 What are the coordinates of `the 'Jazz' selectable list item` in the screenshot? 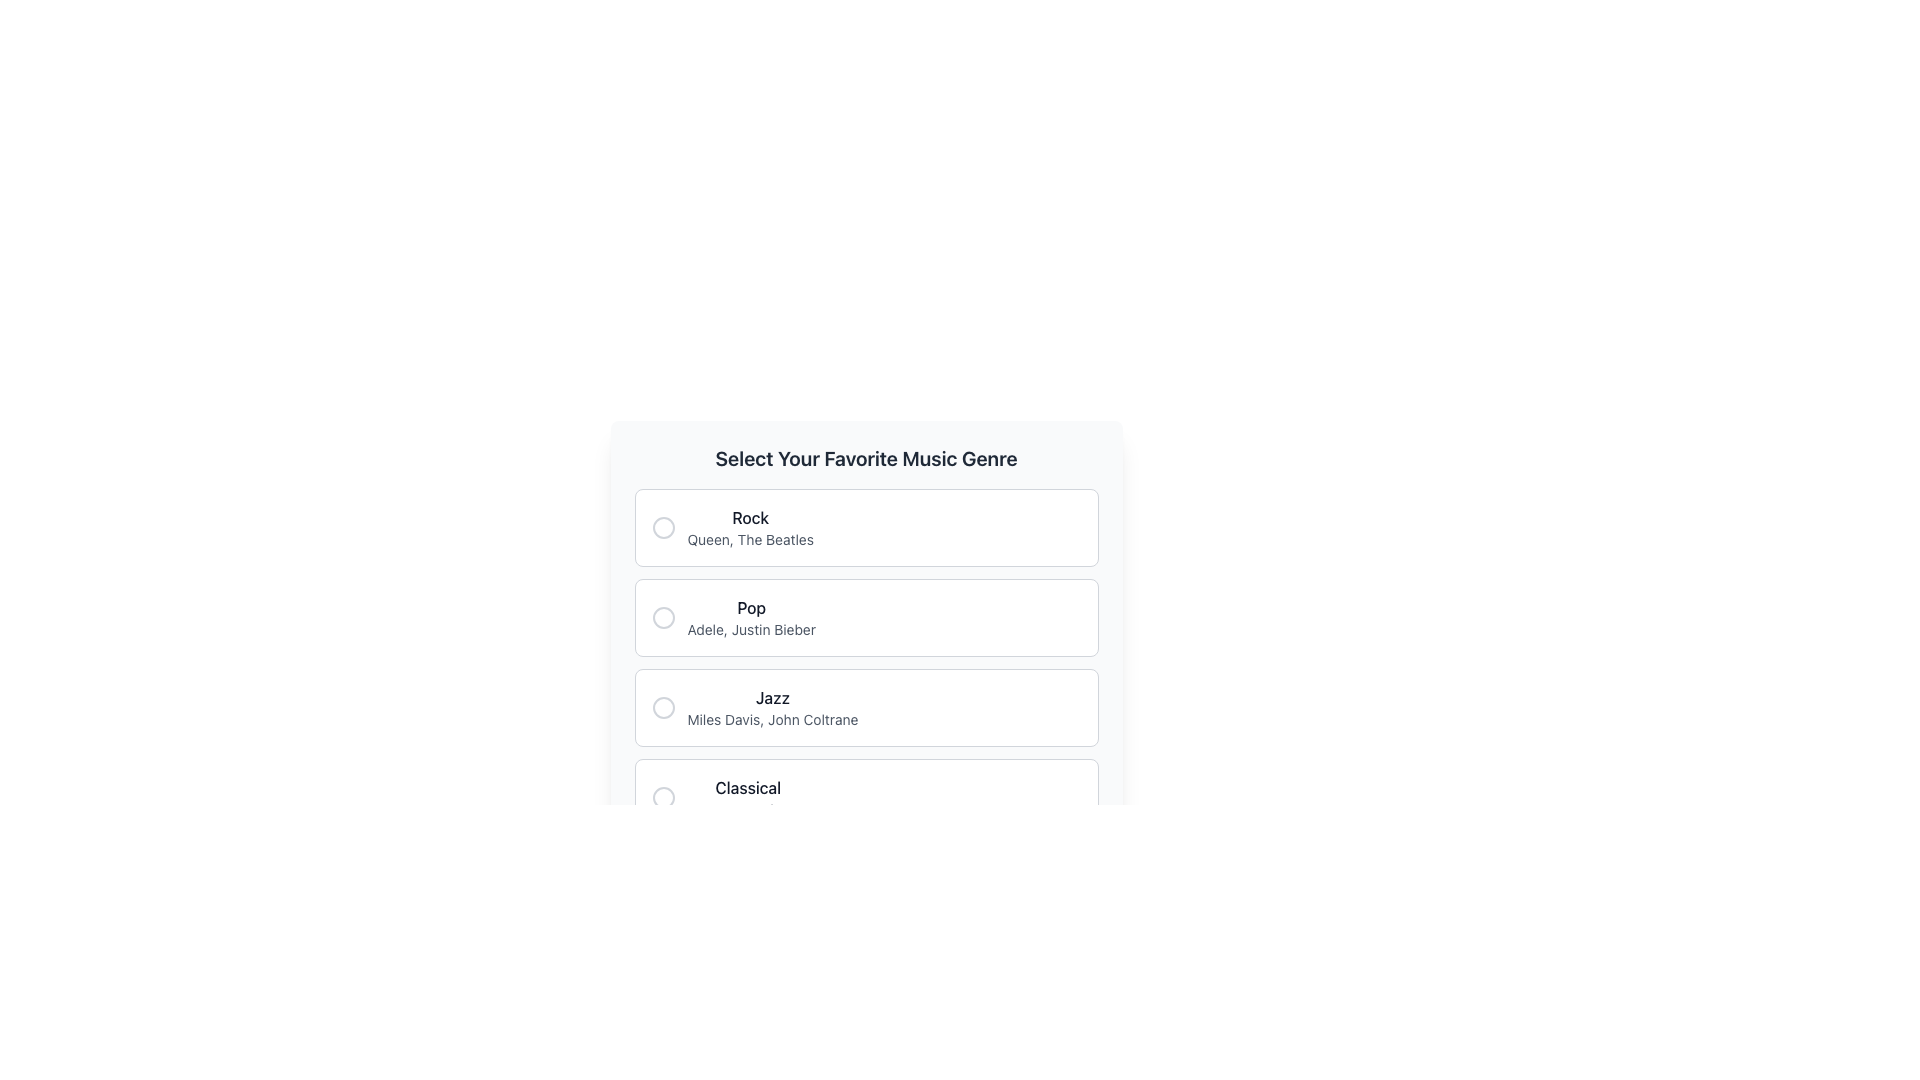 It's located at (866, 707).